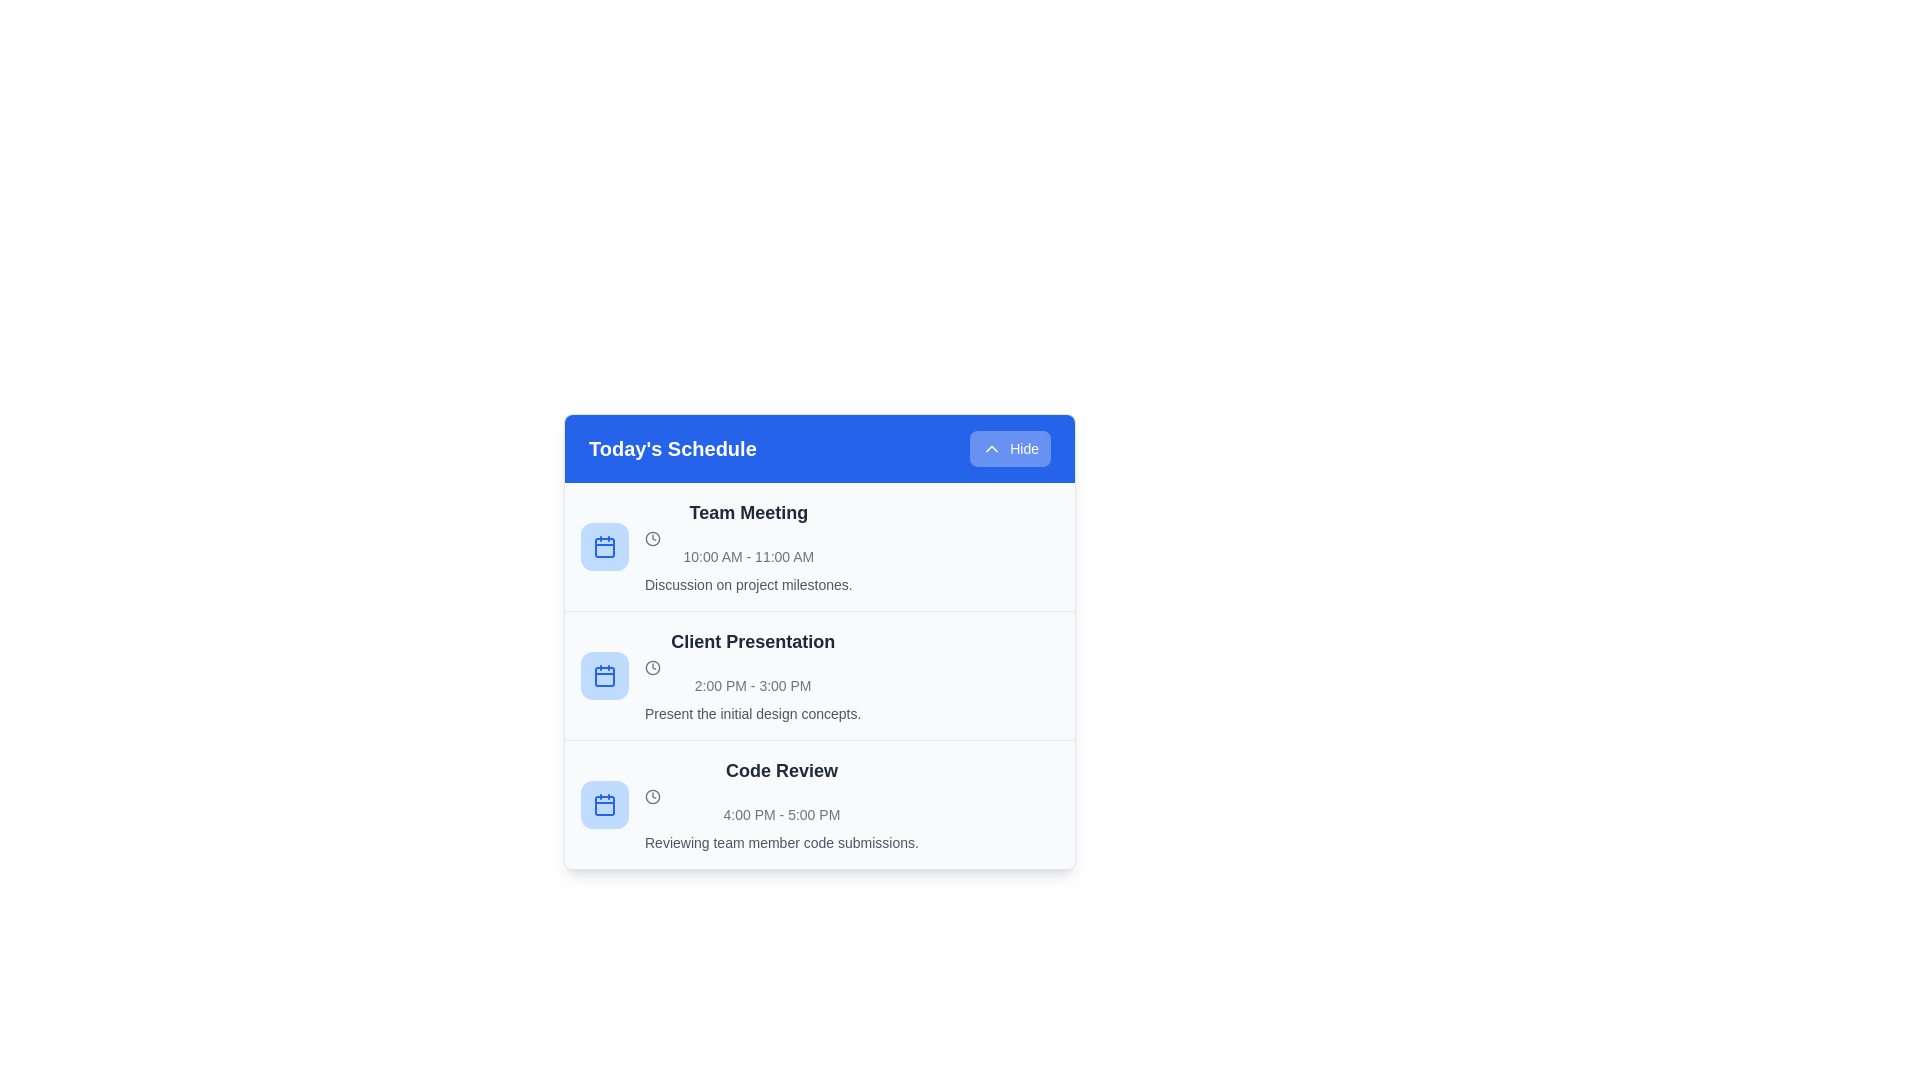 The image size is (1920, 1080). What do you see at coordinates (820, 675) in the screenshot?
I see `the second schedule entry in the 'Today's Schedule' section` at bounding box center [820, 675].